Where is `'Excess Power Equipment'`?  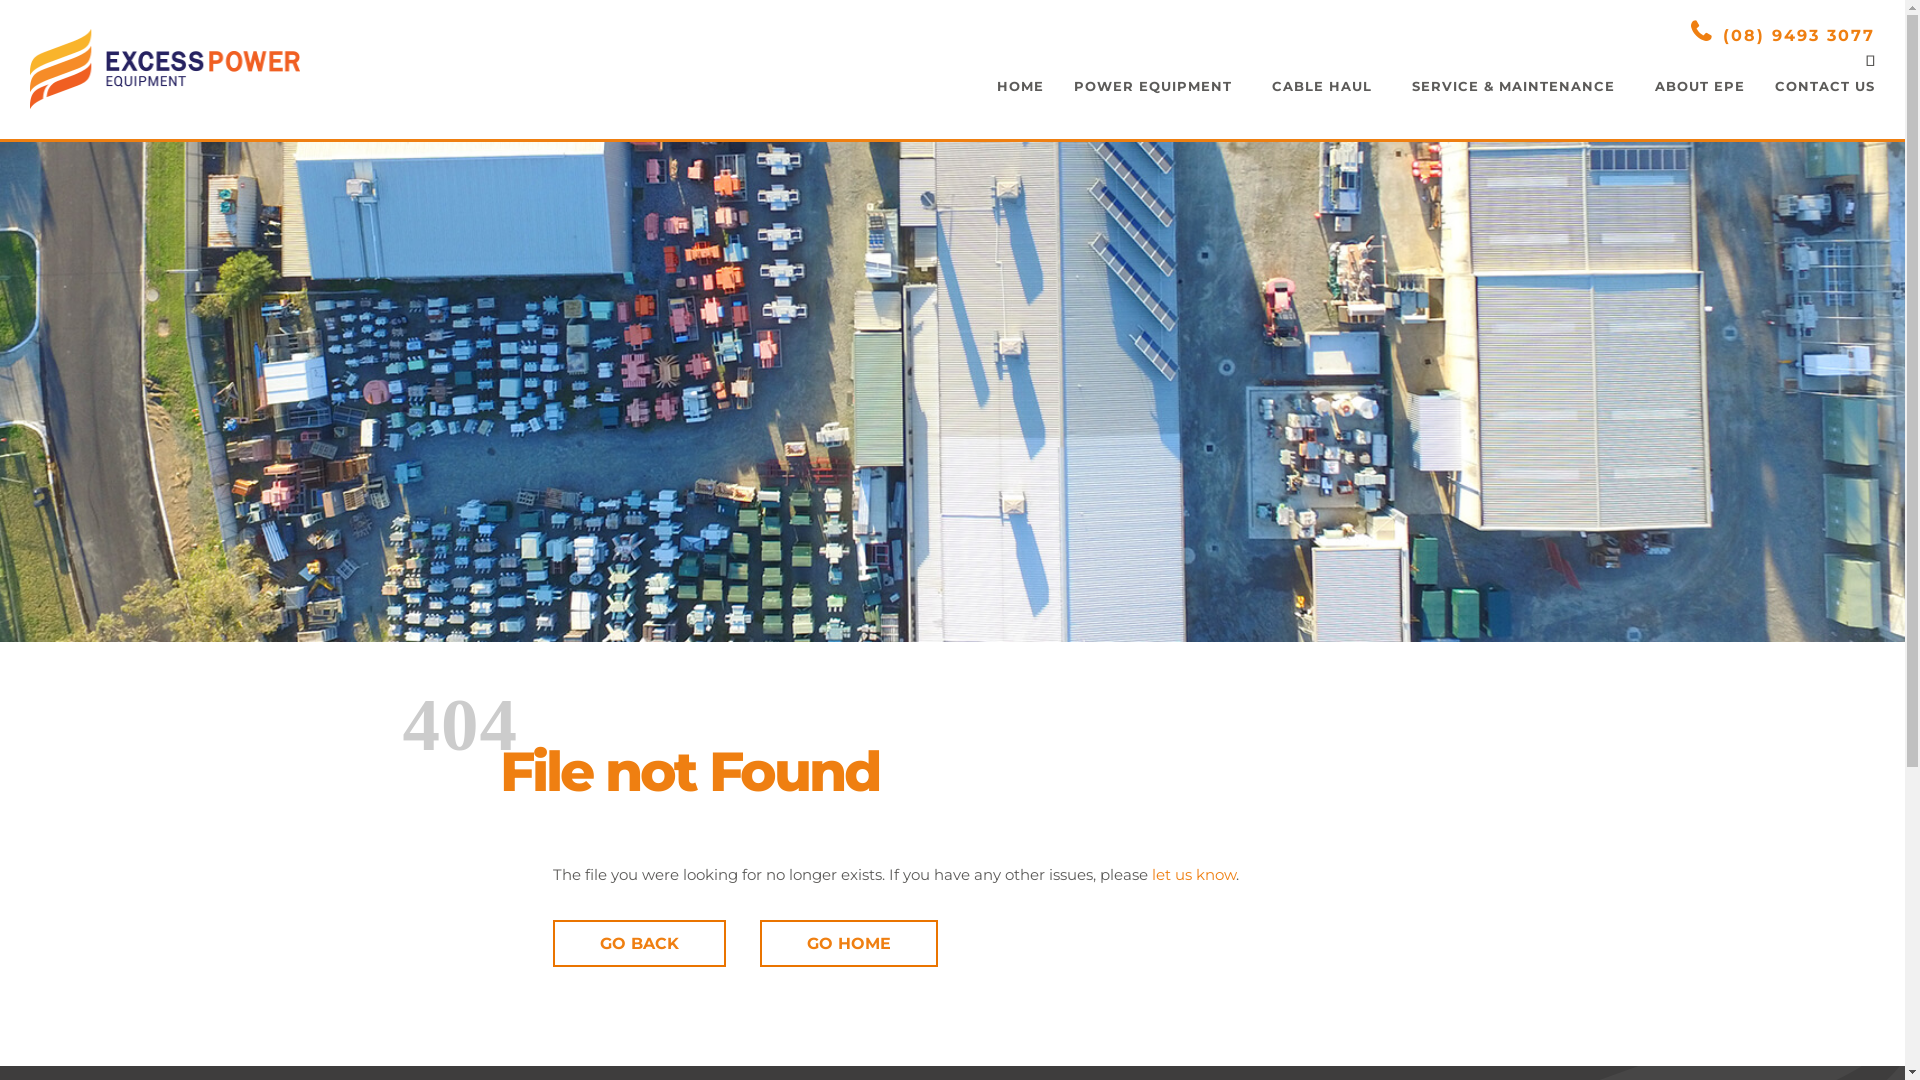 'Excess Power Equipment' is located at coordinates (29, 68).